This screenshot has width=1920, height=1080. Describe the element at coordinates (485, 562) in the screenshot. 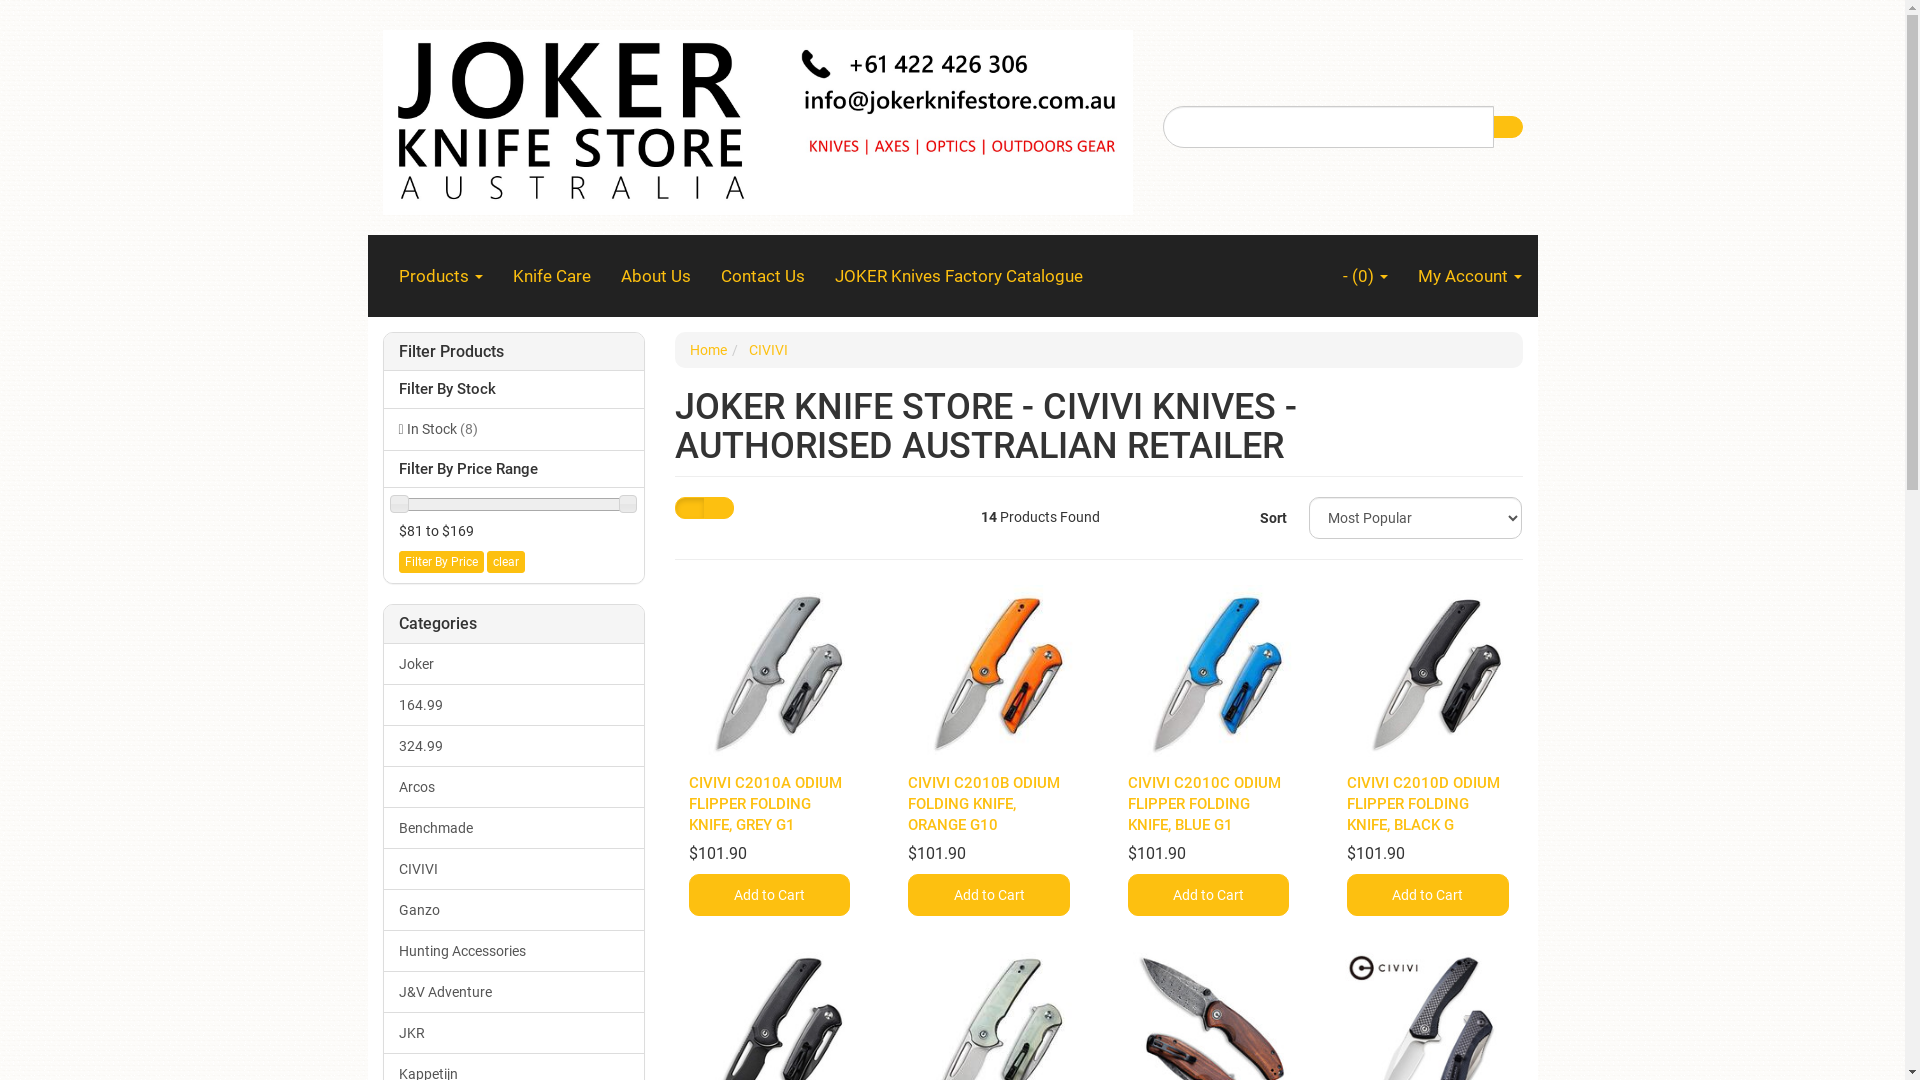

I see `'clear'` at that location.